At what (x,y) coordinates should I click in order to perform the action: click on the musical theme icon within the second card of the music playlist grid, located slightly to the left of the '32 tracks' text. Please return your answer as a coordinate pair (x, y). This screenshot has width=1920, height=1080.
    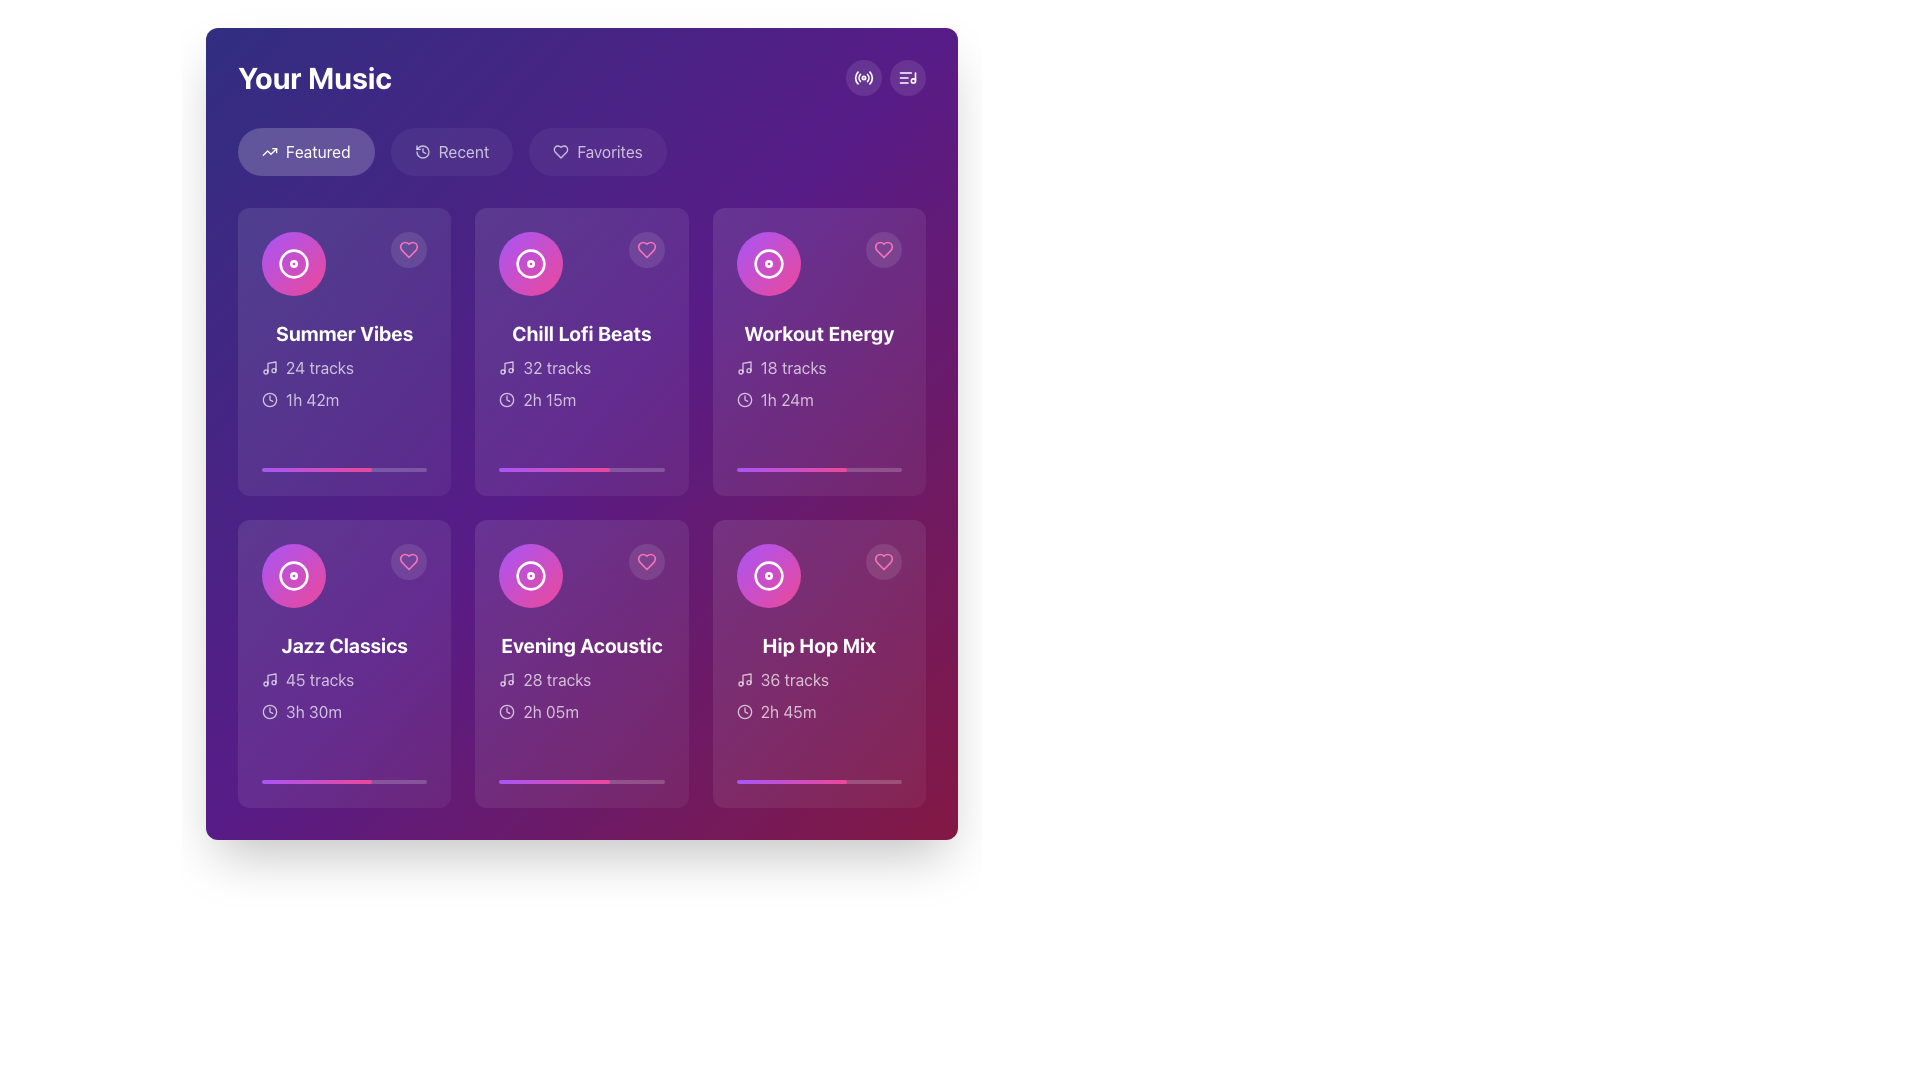
    Looking at the image, I should click on (507, 367).